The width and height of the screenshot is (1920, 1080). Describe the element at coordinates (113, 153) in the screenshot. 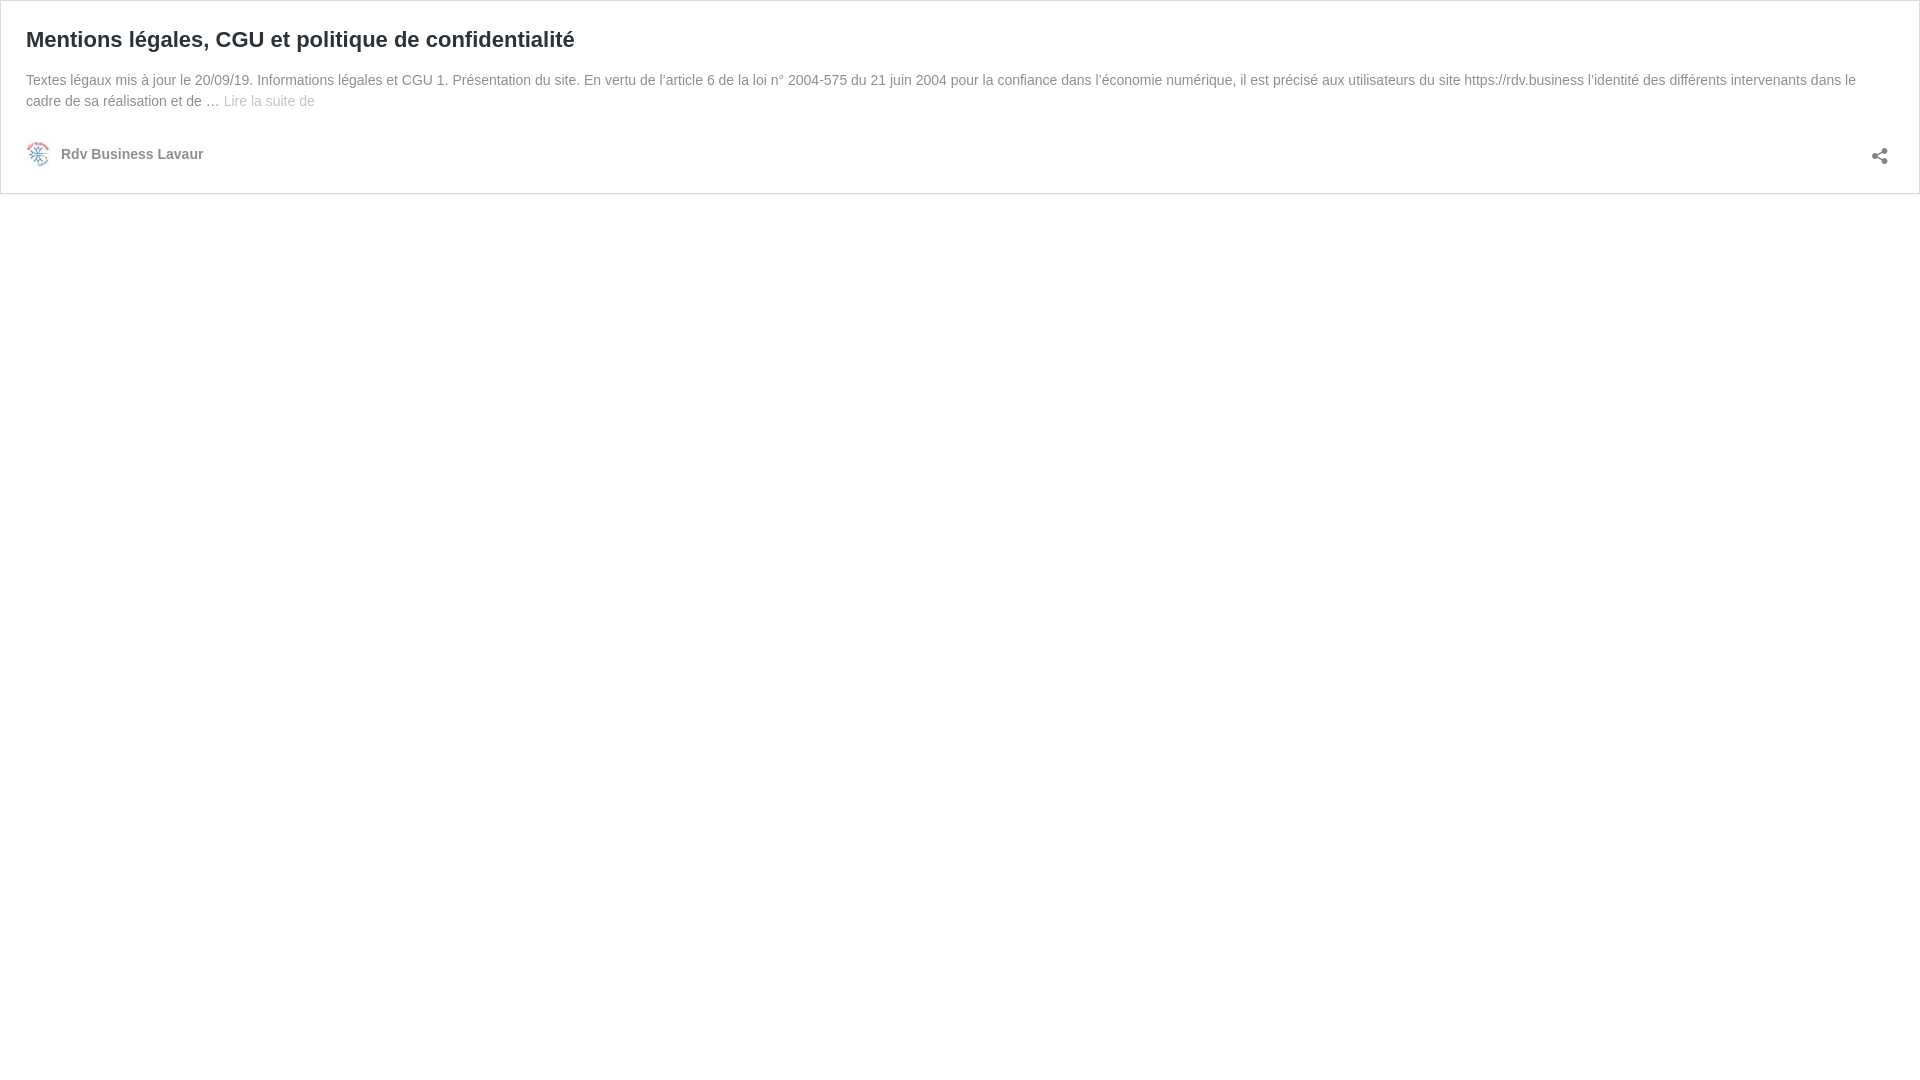

I see `'Rdv Business Lavaur'` at that location.